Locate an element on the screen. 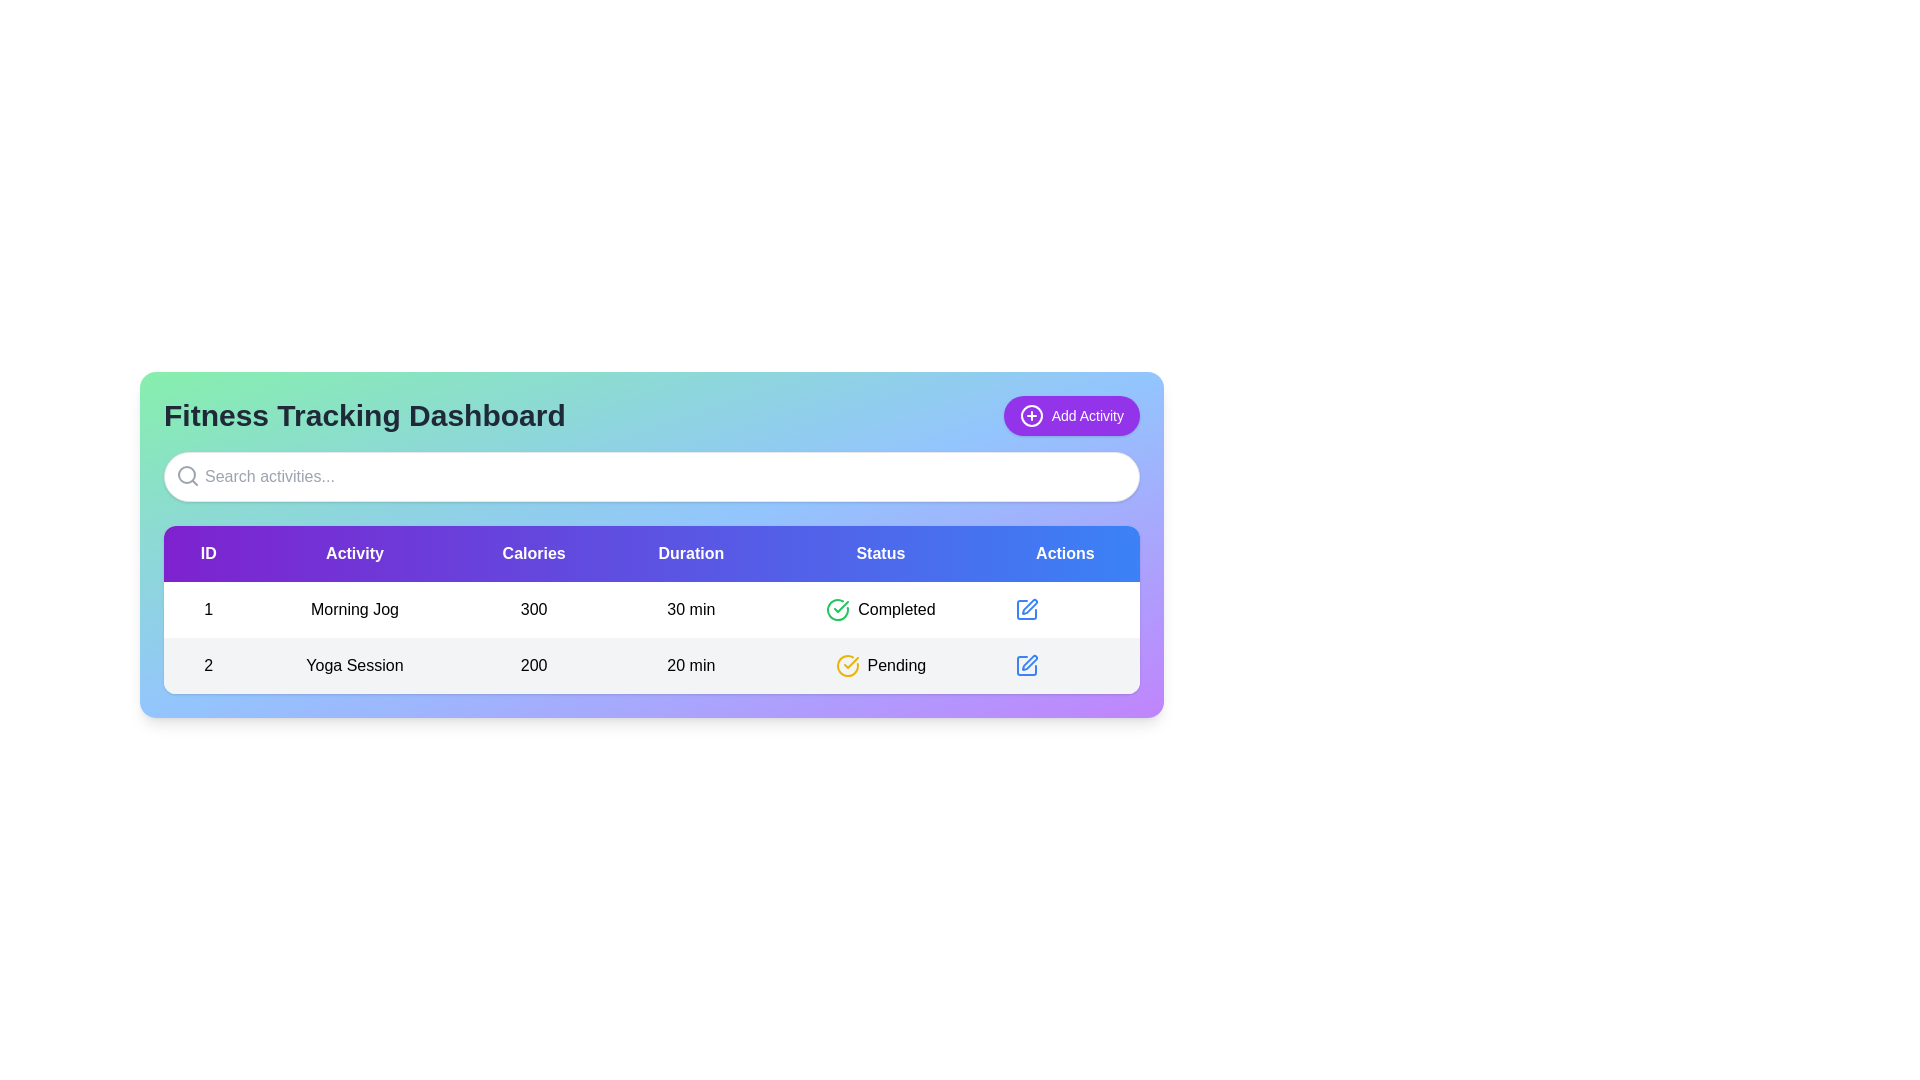  the 'Pending' label with the yellow circle outline and check mark icon in the 'Status' column of the second row, which corresponds to the 'Yoga Session' activity is located at coordinates (880, 666).